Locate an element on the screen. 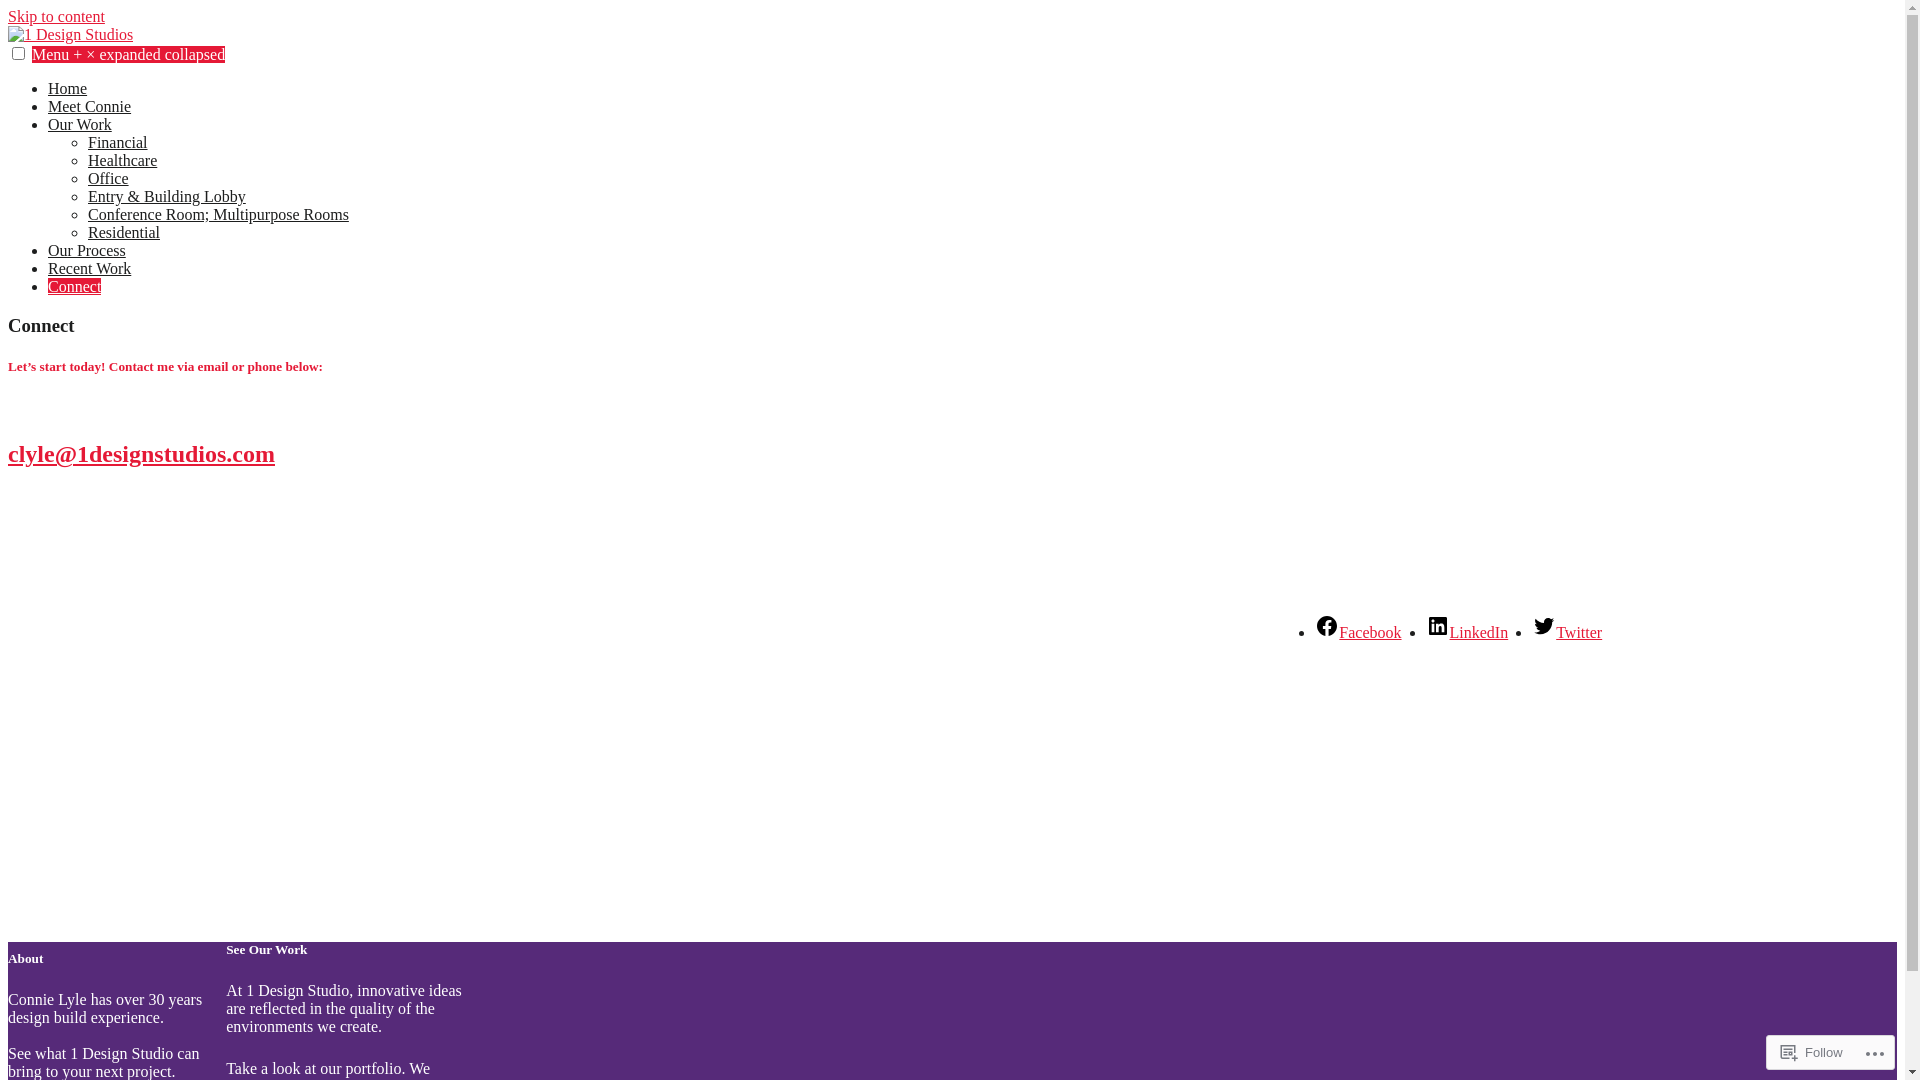 Image resolution: width=1920 pixels, height=1080 pixels. 'Our Process' is located at coordinates (85, 249).